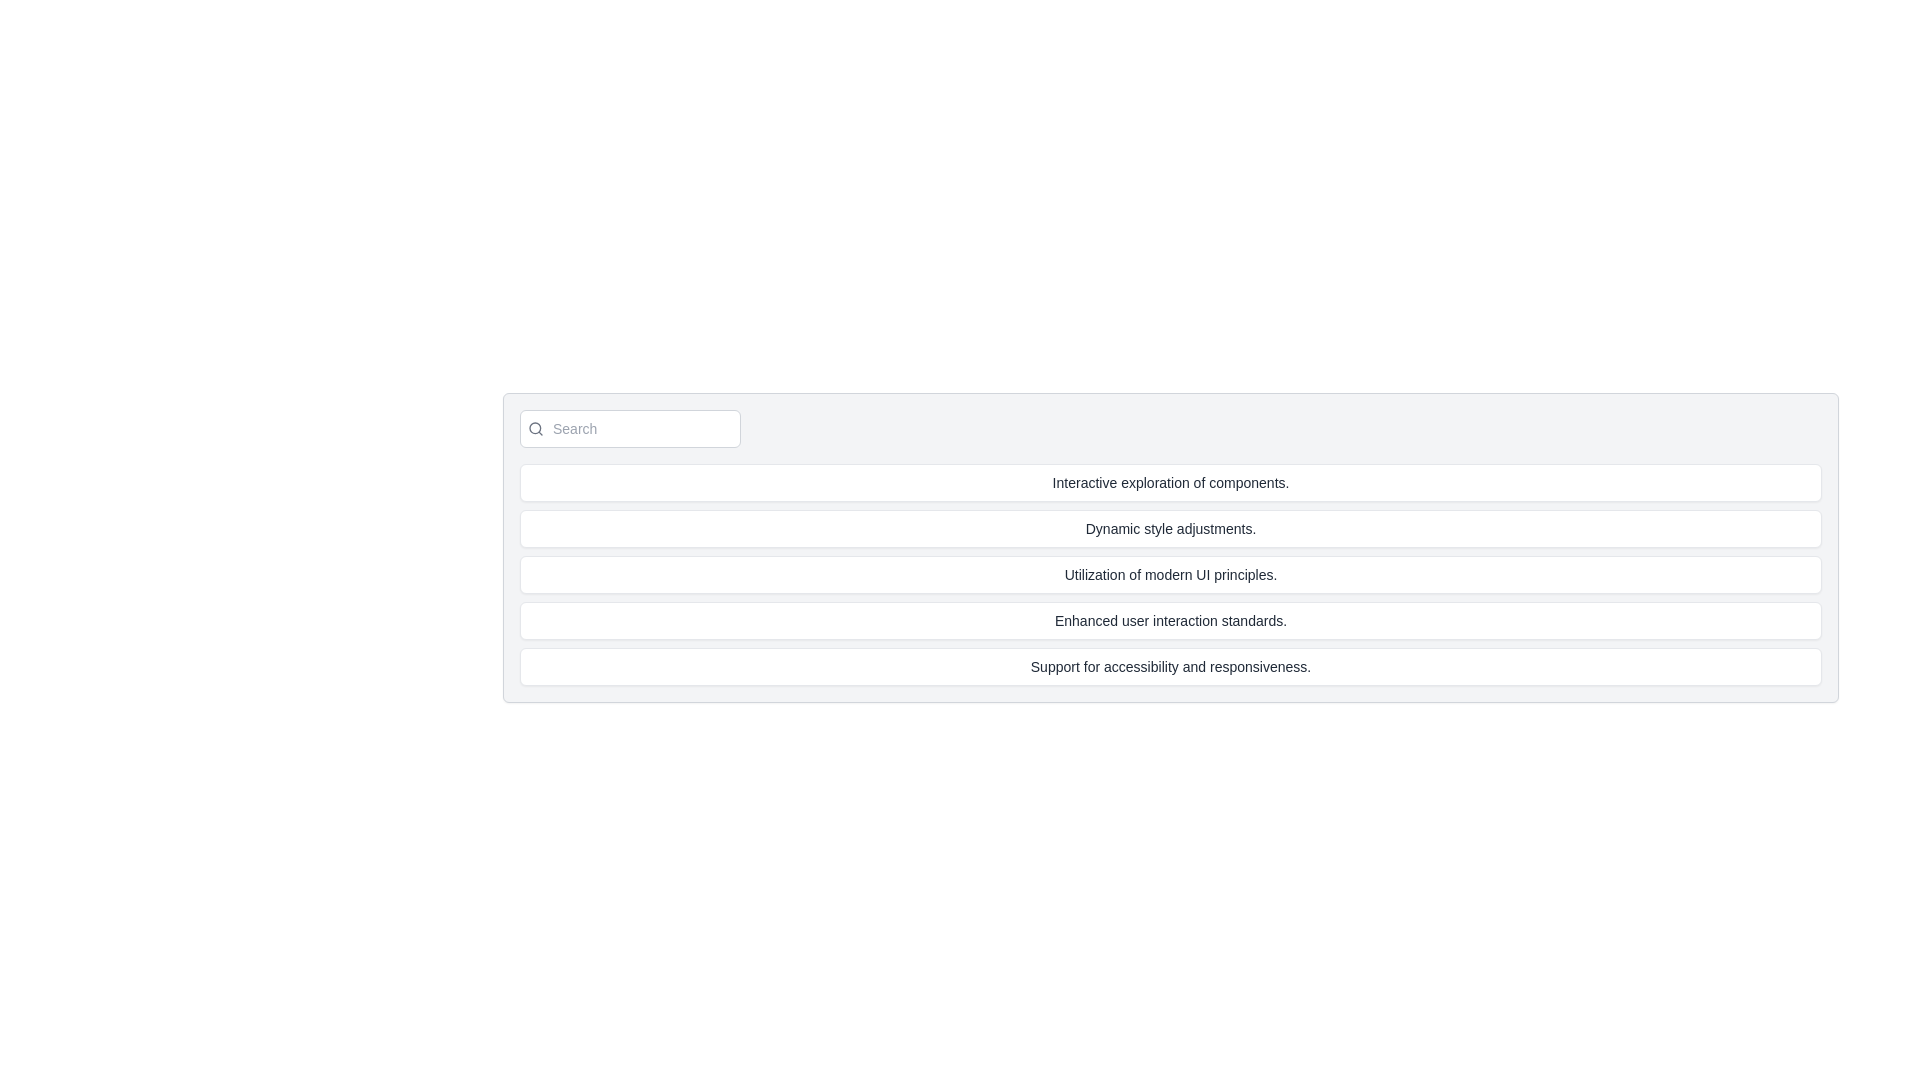  Describe the element at coordinates (1090, 574) in the screenshot. I see `the sixth character of the word 'Utilization' in the phrase 'Utilization of modern UI principles' located in the third row of a vertically arranged list` at that location.